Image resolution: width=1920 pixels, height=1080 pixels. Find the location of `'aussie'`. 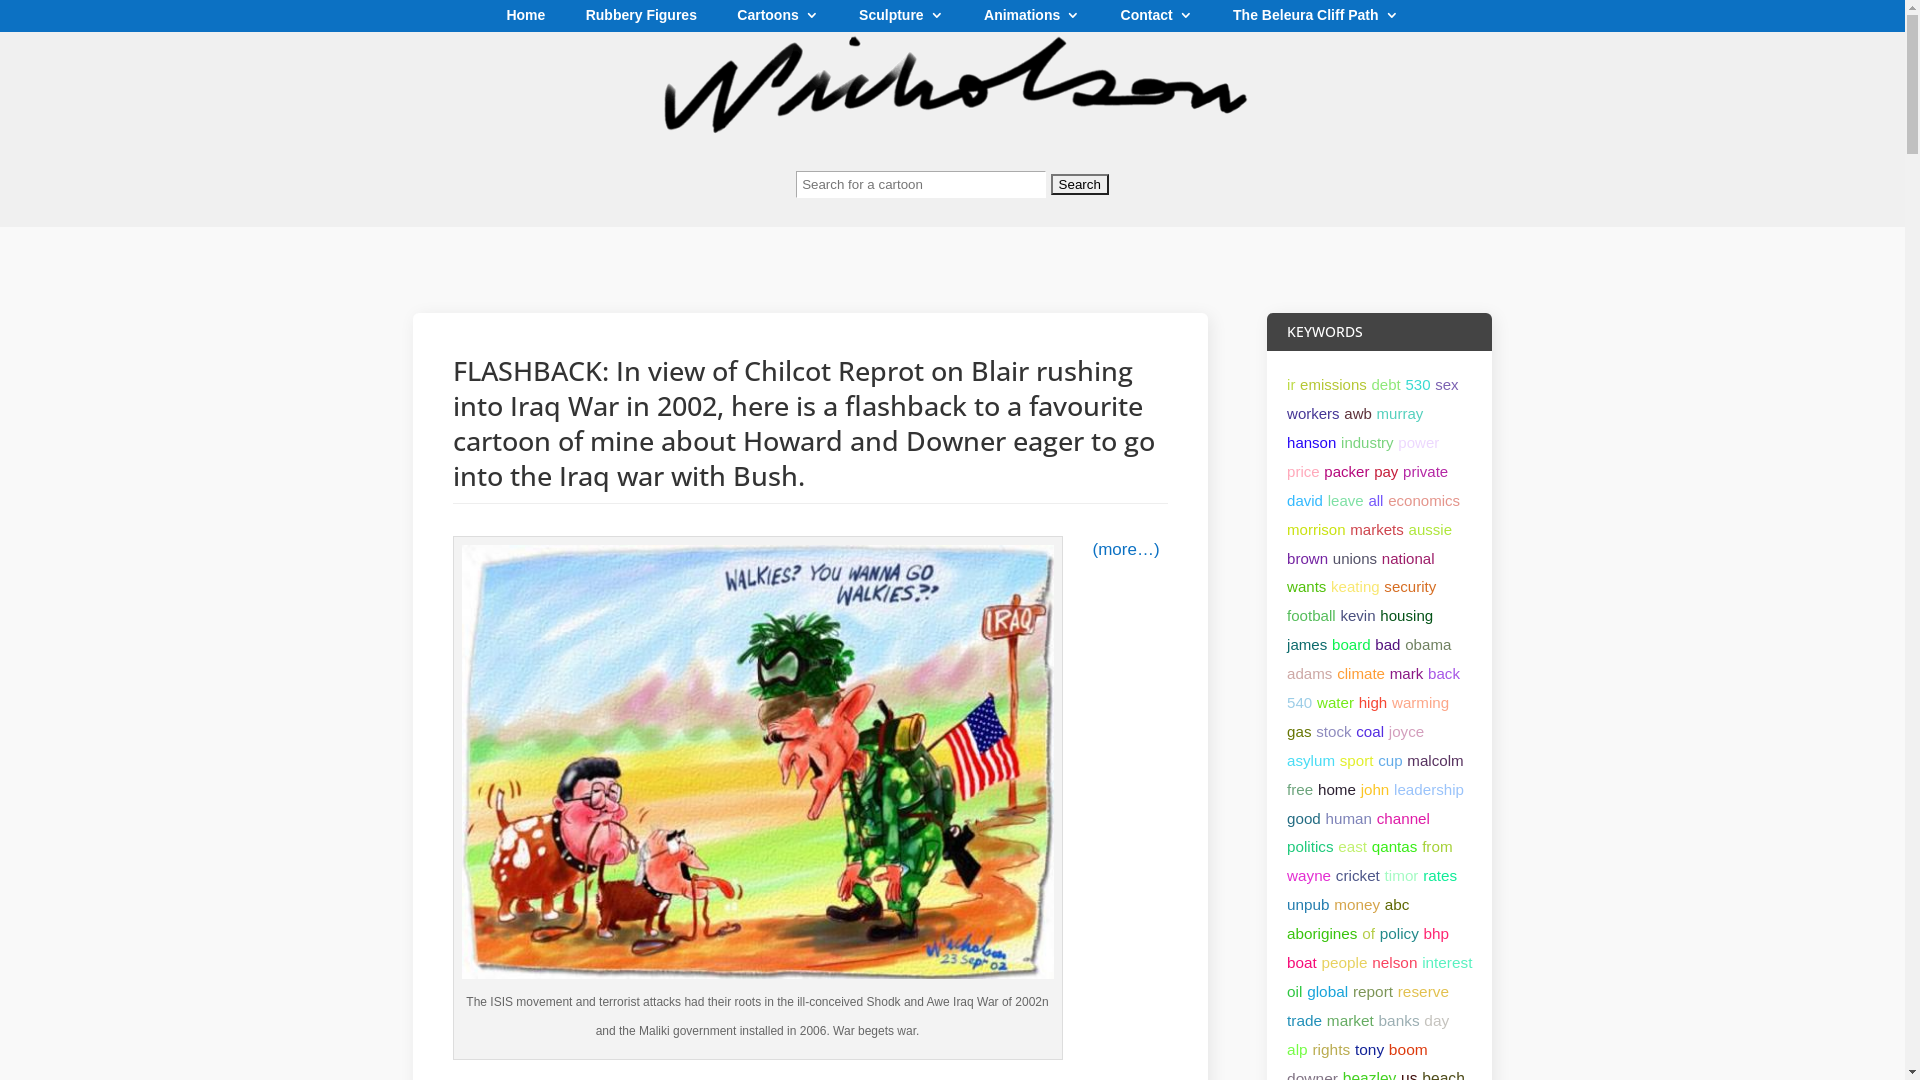

'aussie' is located at coordinates (1429, 528).